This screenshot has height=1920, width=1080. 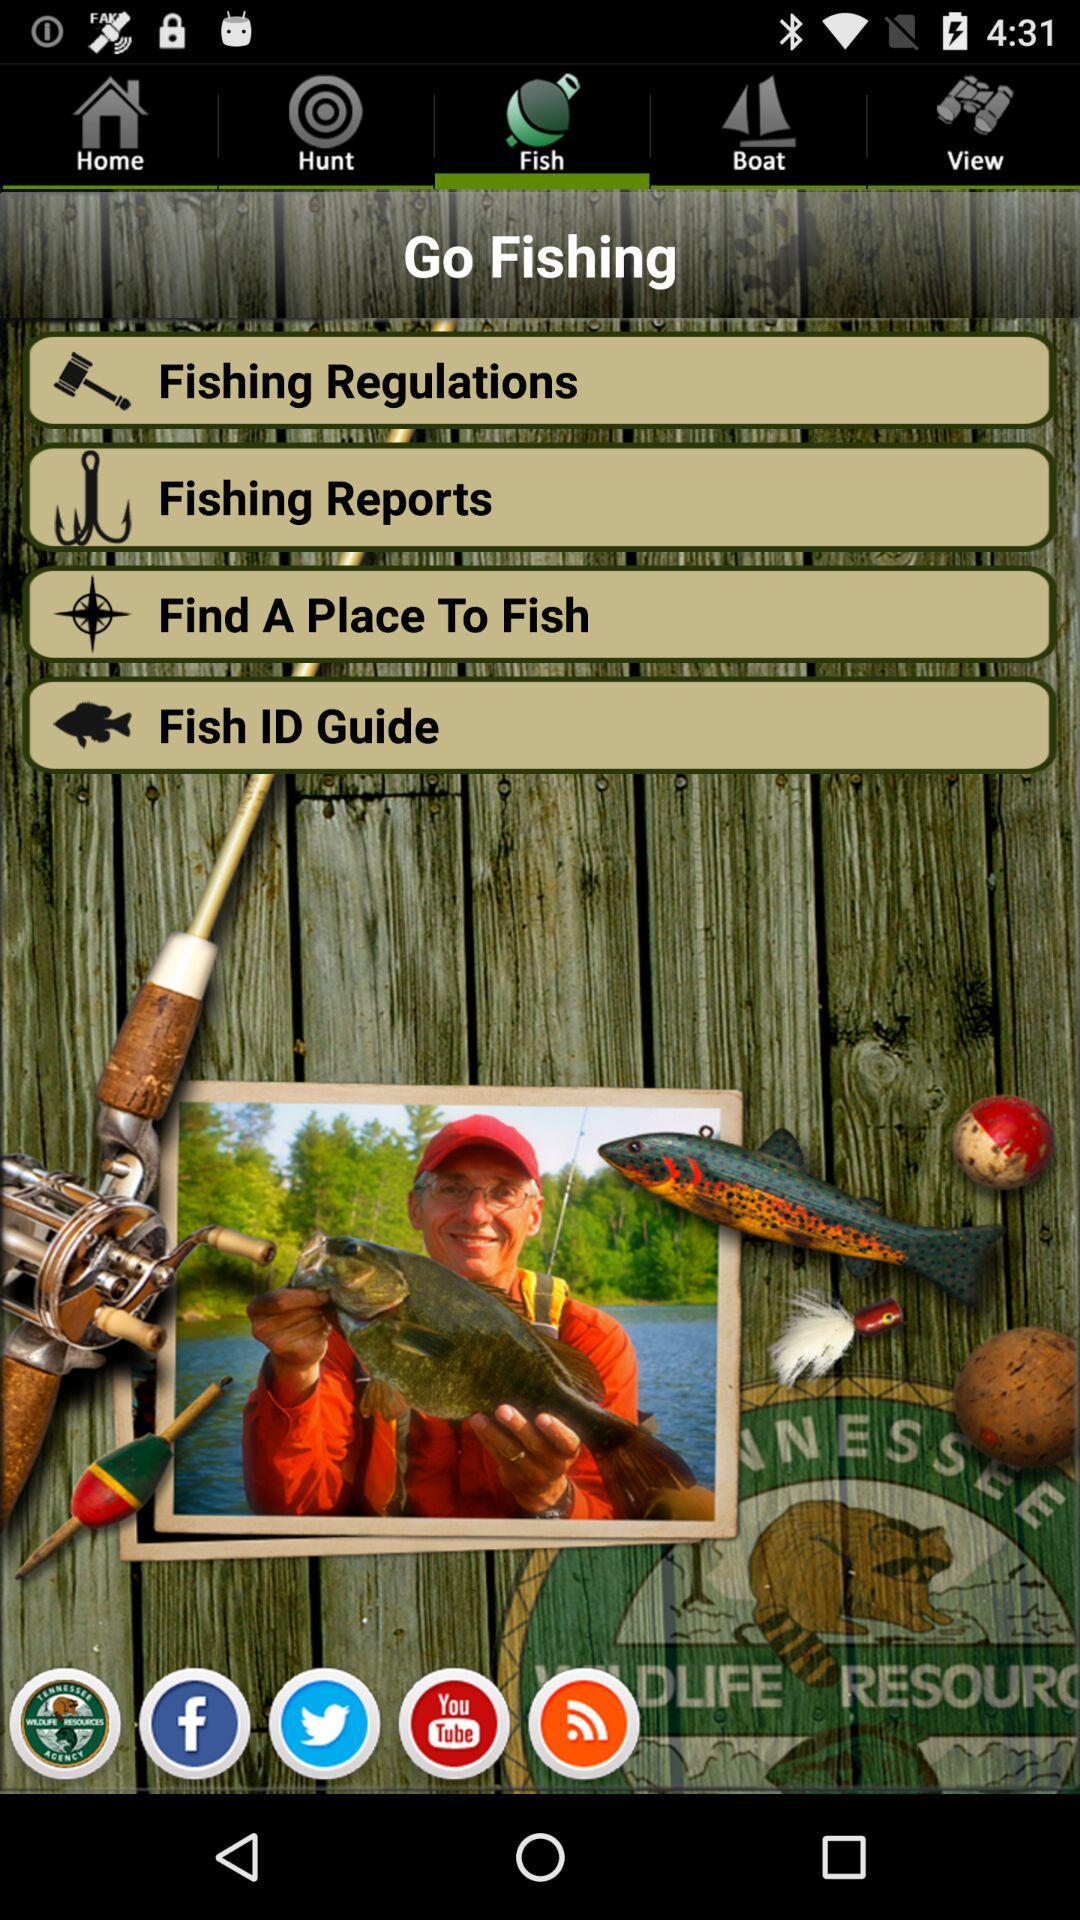 What do you see at coordinates (323, 1728) in the screenshot?
I see `twitter` at bounding box center [323, 1728].